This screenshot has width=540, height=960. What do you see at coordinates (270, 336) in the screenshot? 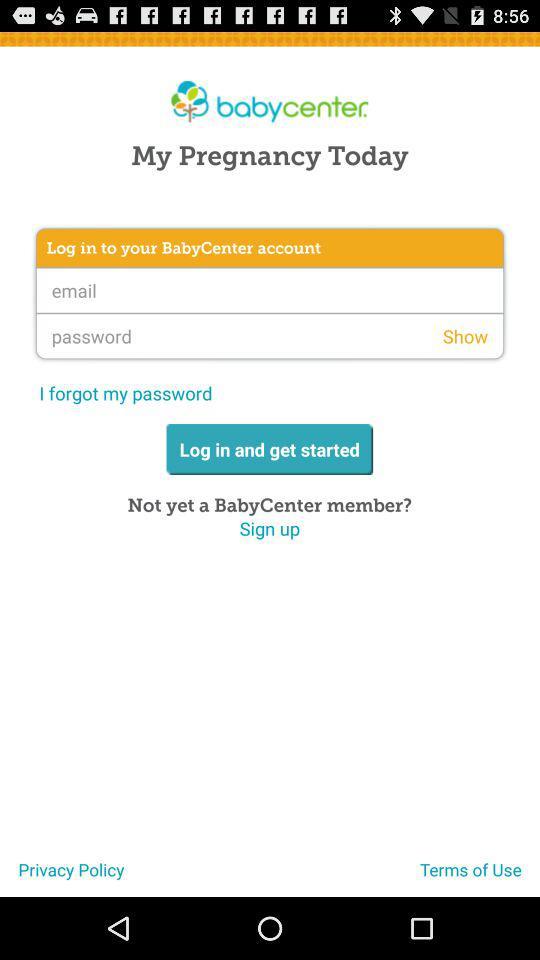
I see `password` at bounding box center [270, 336].